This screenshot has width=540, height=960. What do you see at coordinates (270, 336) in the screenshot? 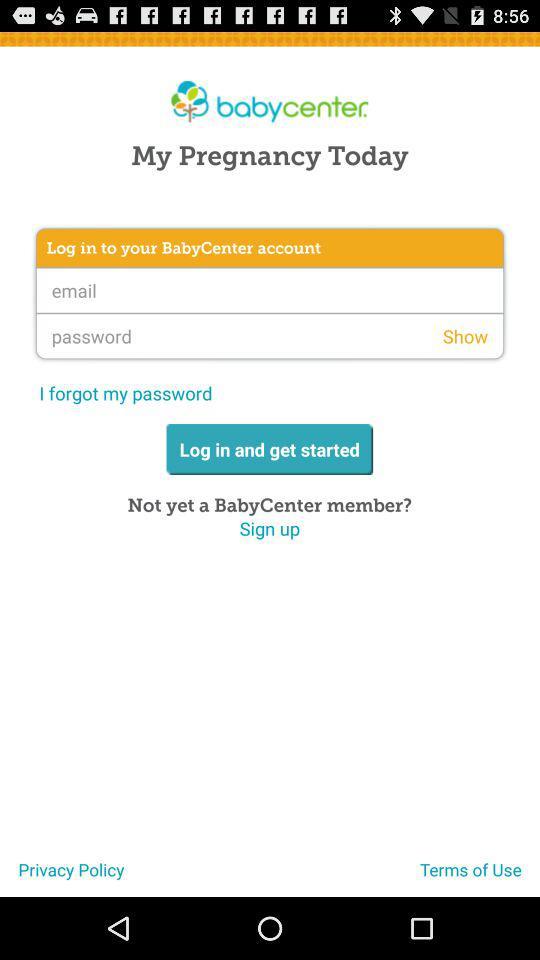
I see `password` at bounding box center [270, 336].